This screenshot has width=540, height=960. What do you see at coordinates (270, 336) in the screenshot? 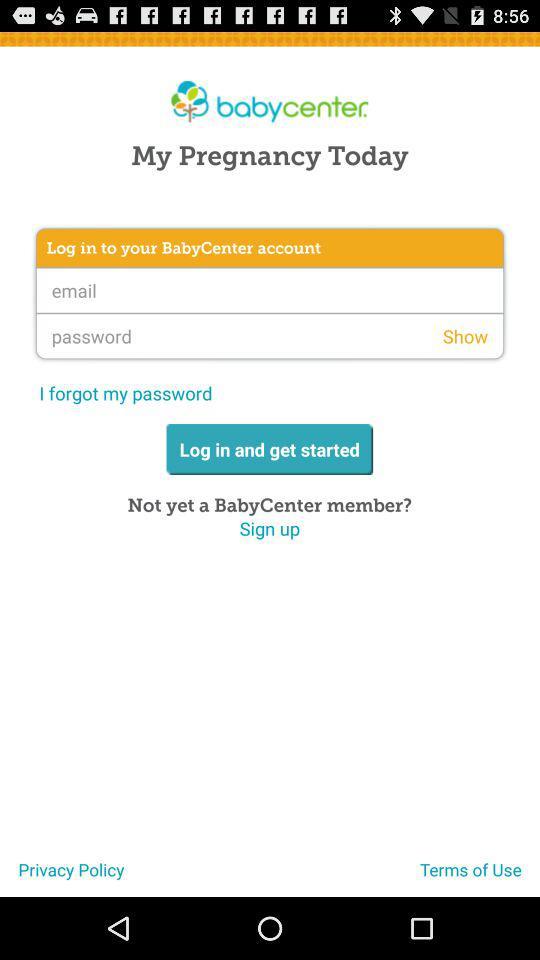
I see `password` at bounding box center [270, 336].